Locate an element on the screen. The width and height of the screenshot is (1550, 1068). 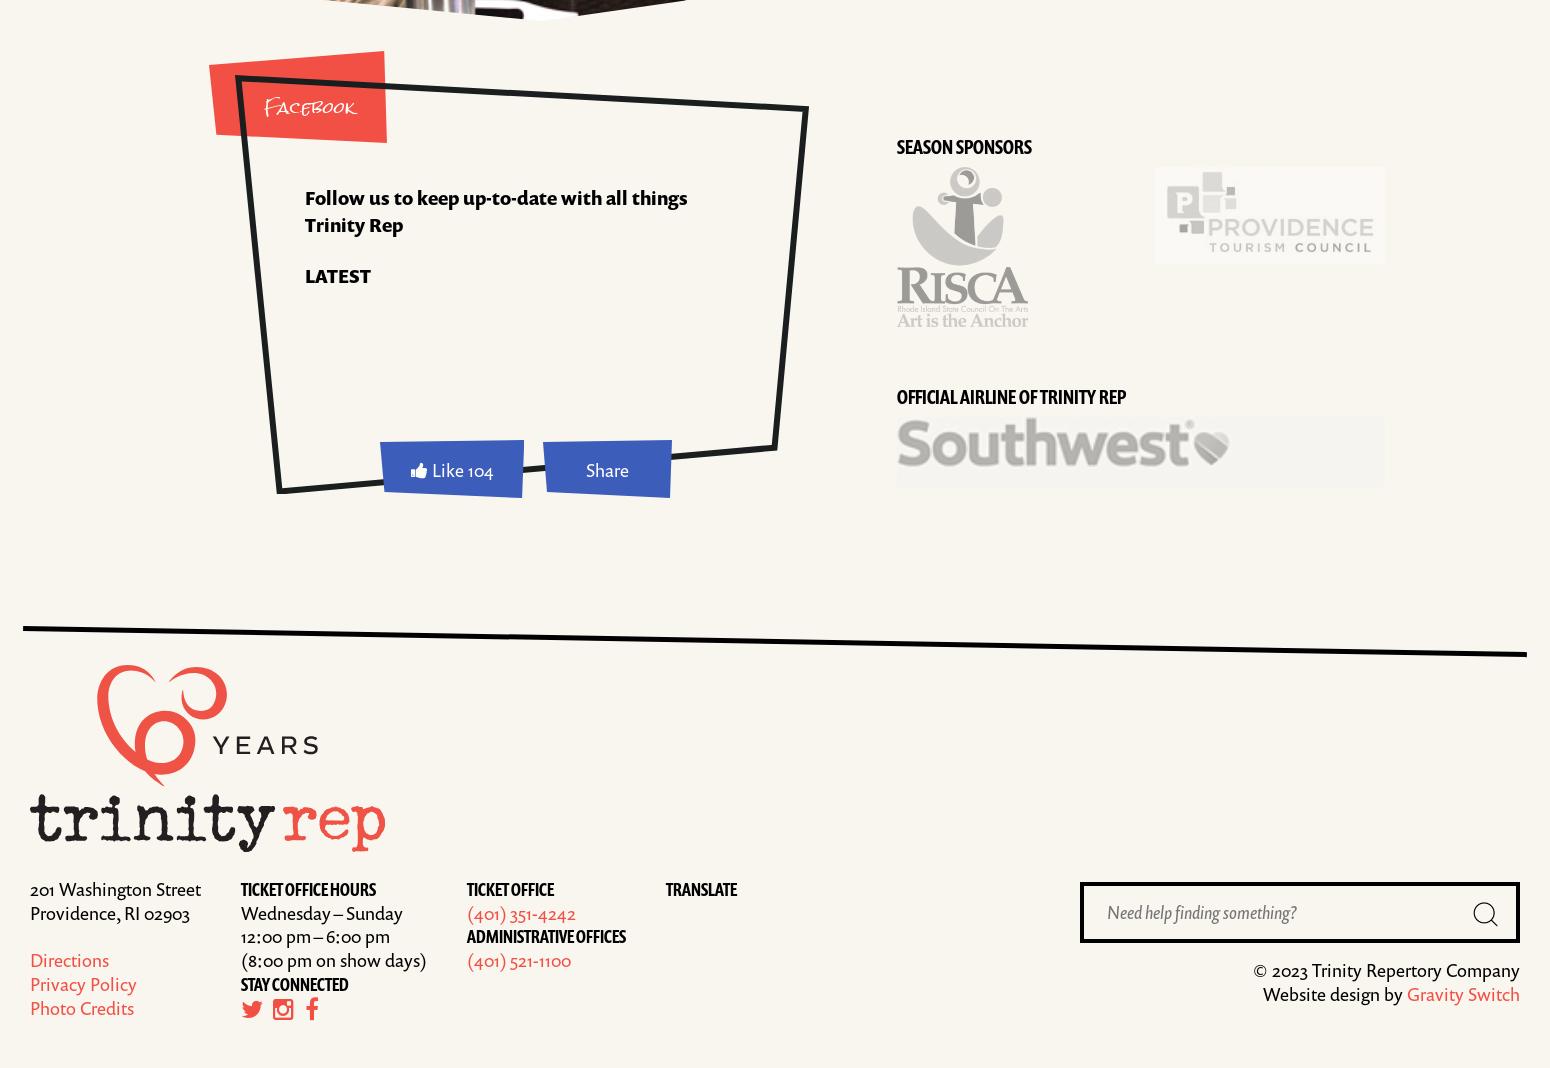
'Wednesday – Sunday' is located at coordinates (320, 910).